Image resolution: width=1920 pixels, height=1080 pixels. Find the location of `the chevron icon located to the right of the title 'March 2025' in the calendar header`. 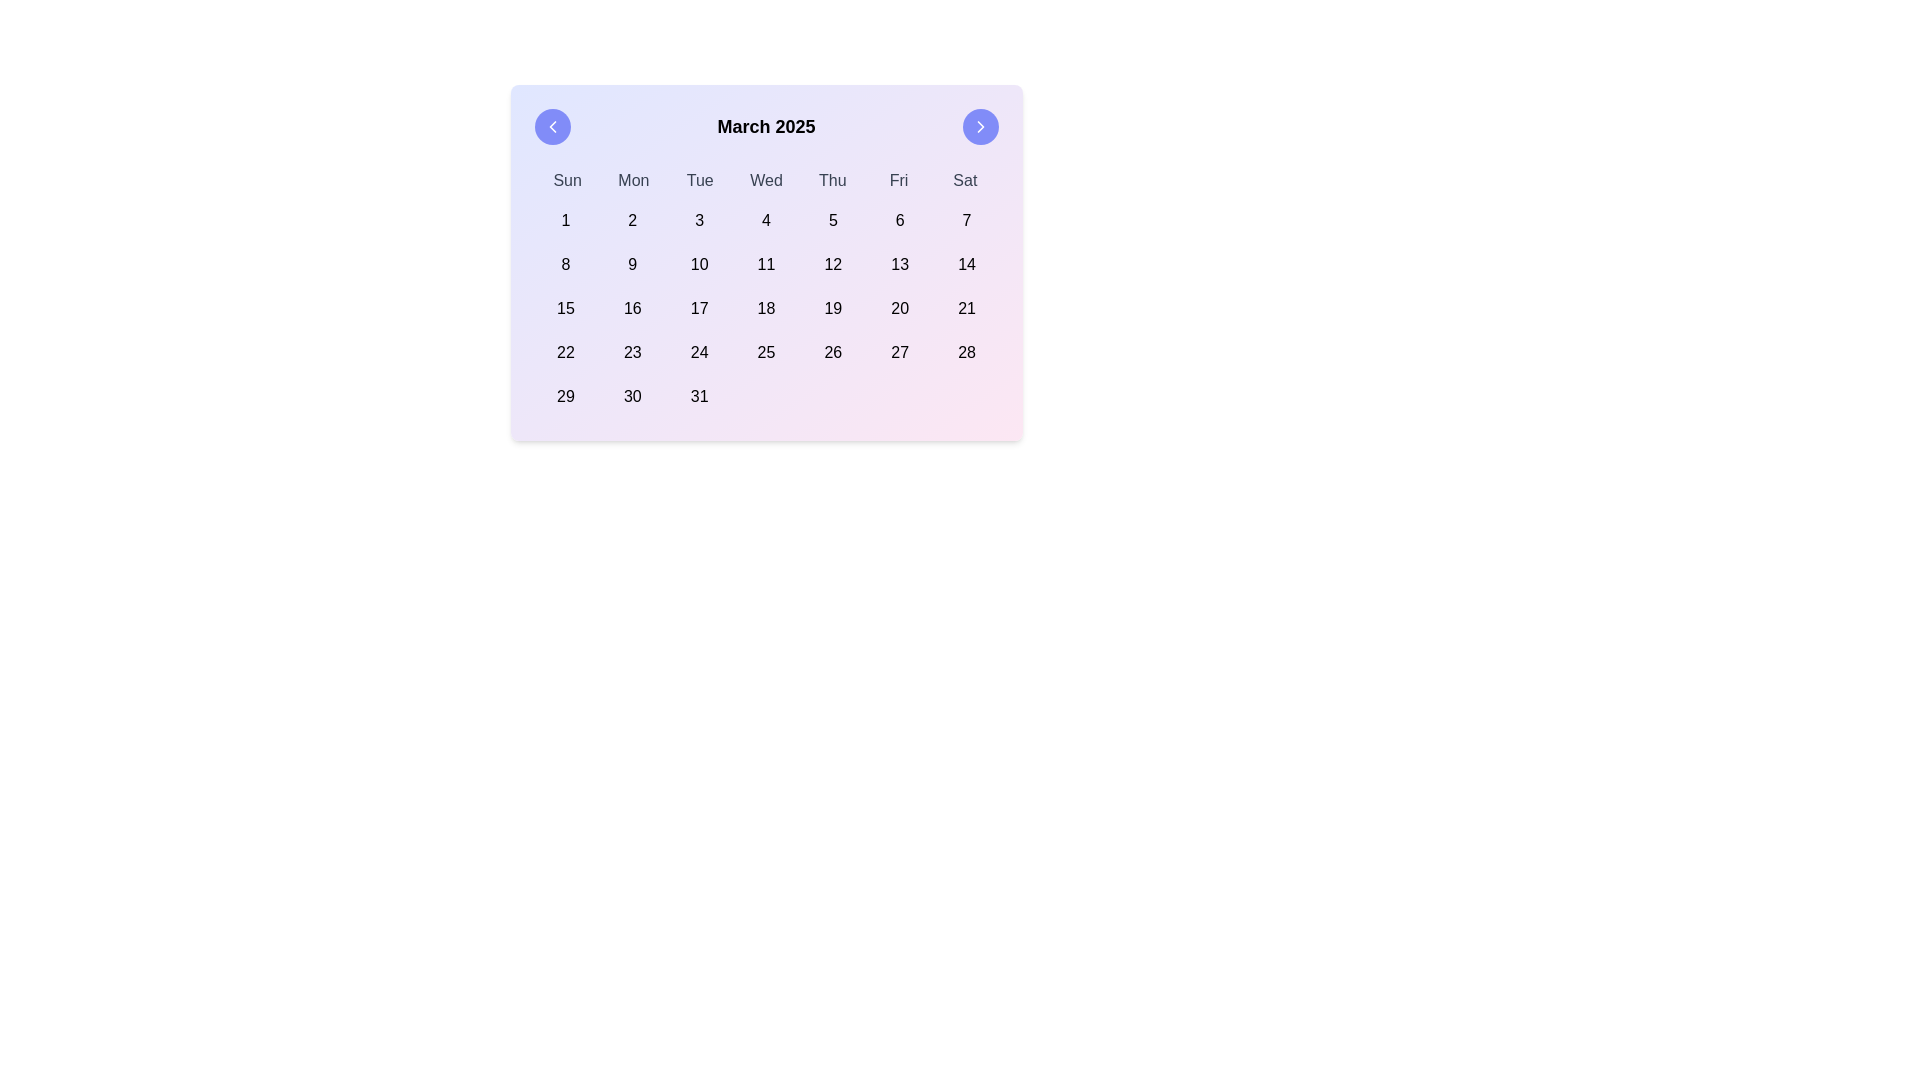

the chevron icon located to the right of the title 'March 2025' in the calendar header is located at coordinates (980, 127).